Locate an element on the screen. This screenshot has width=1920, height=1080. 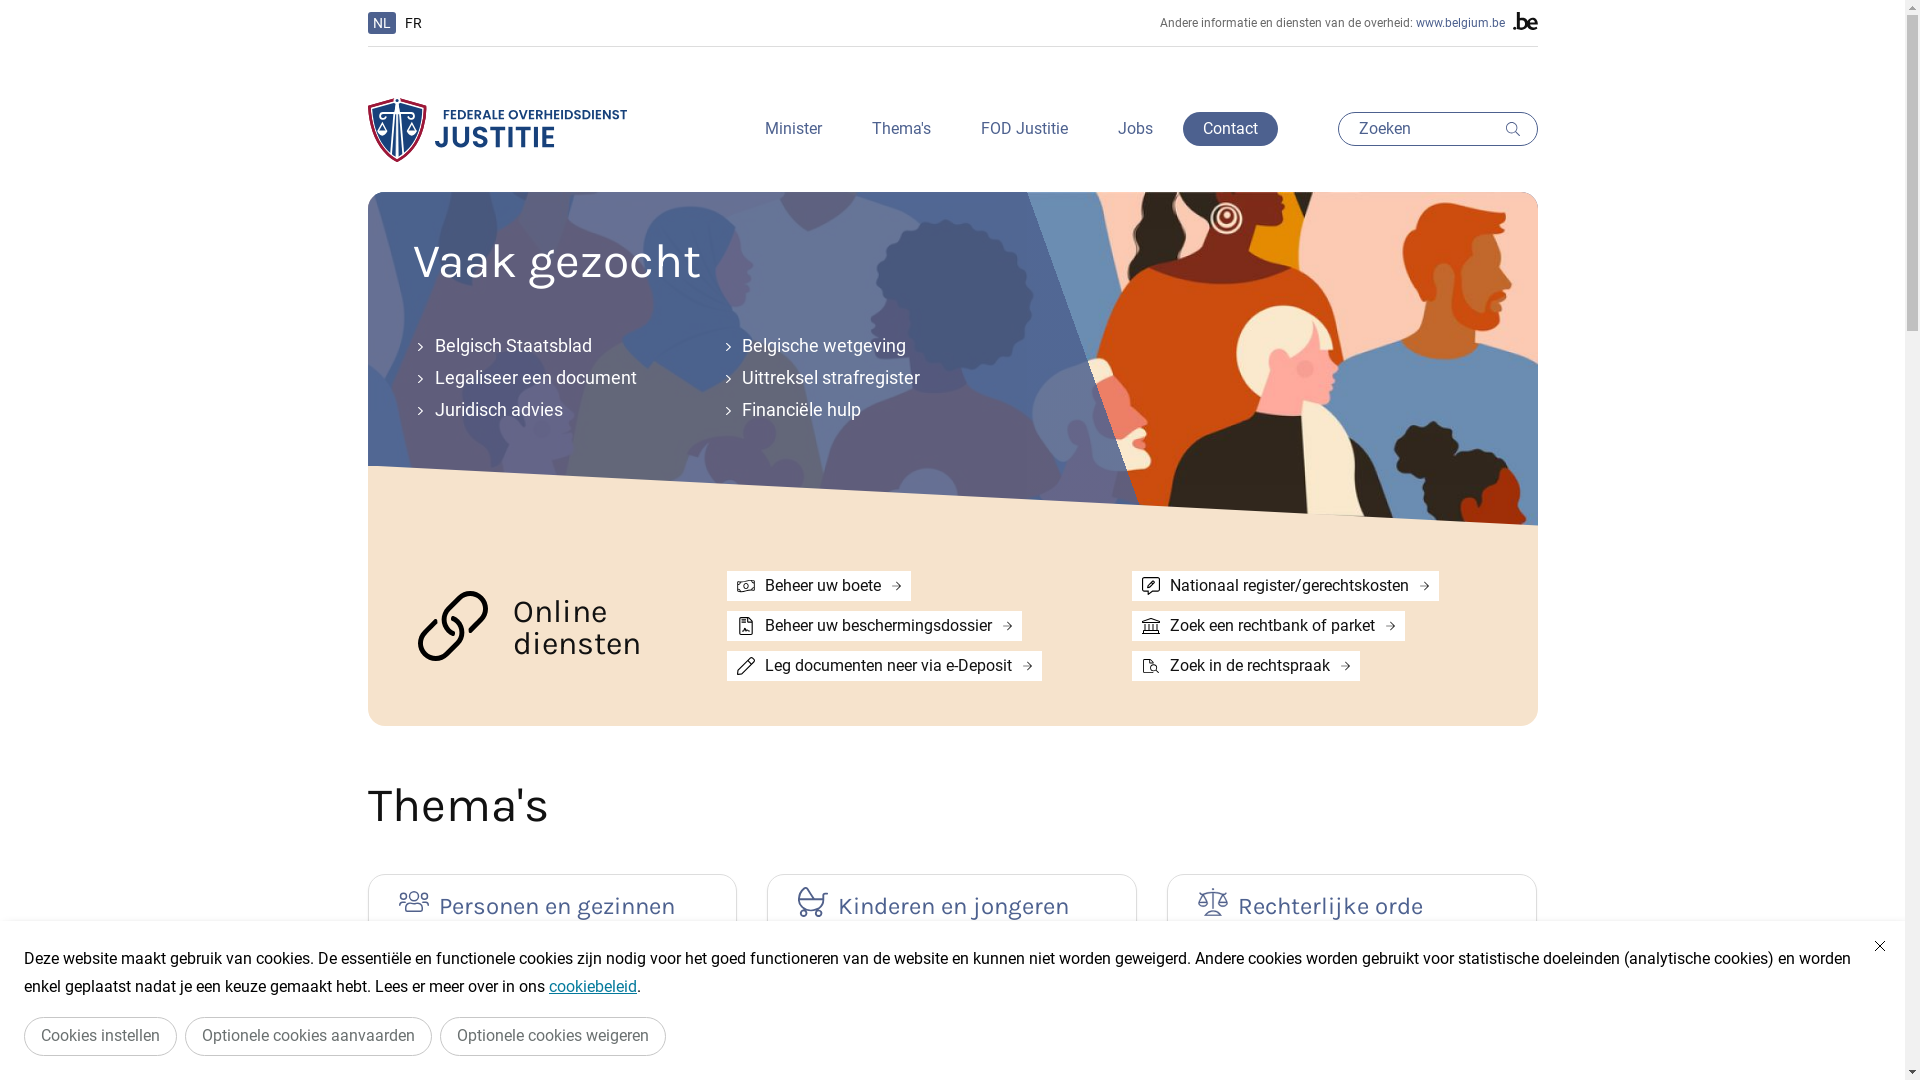
'FOD Justitie' is located at coordinates (1023, 128).